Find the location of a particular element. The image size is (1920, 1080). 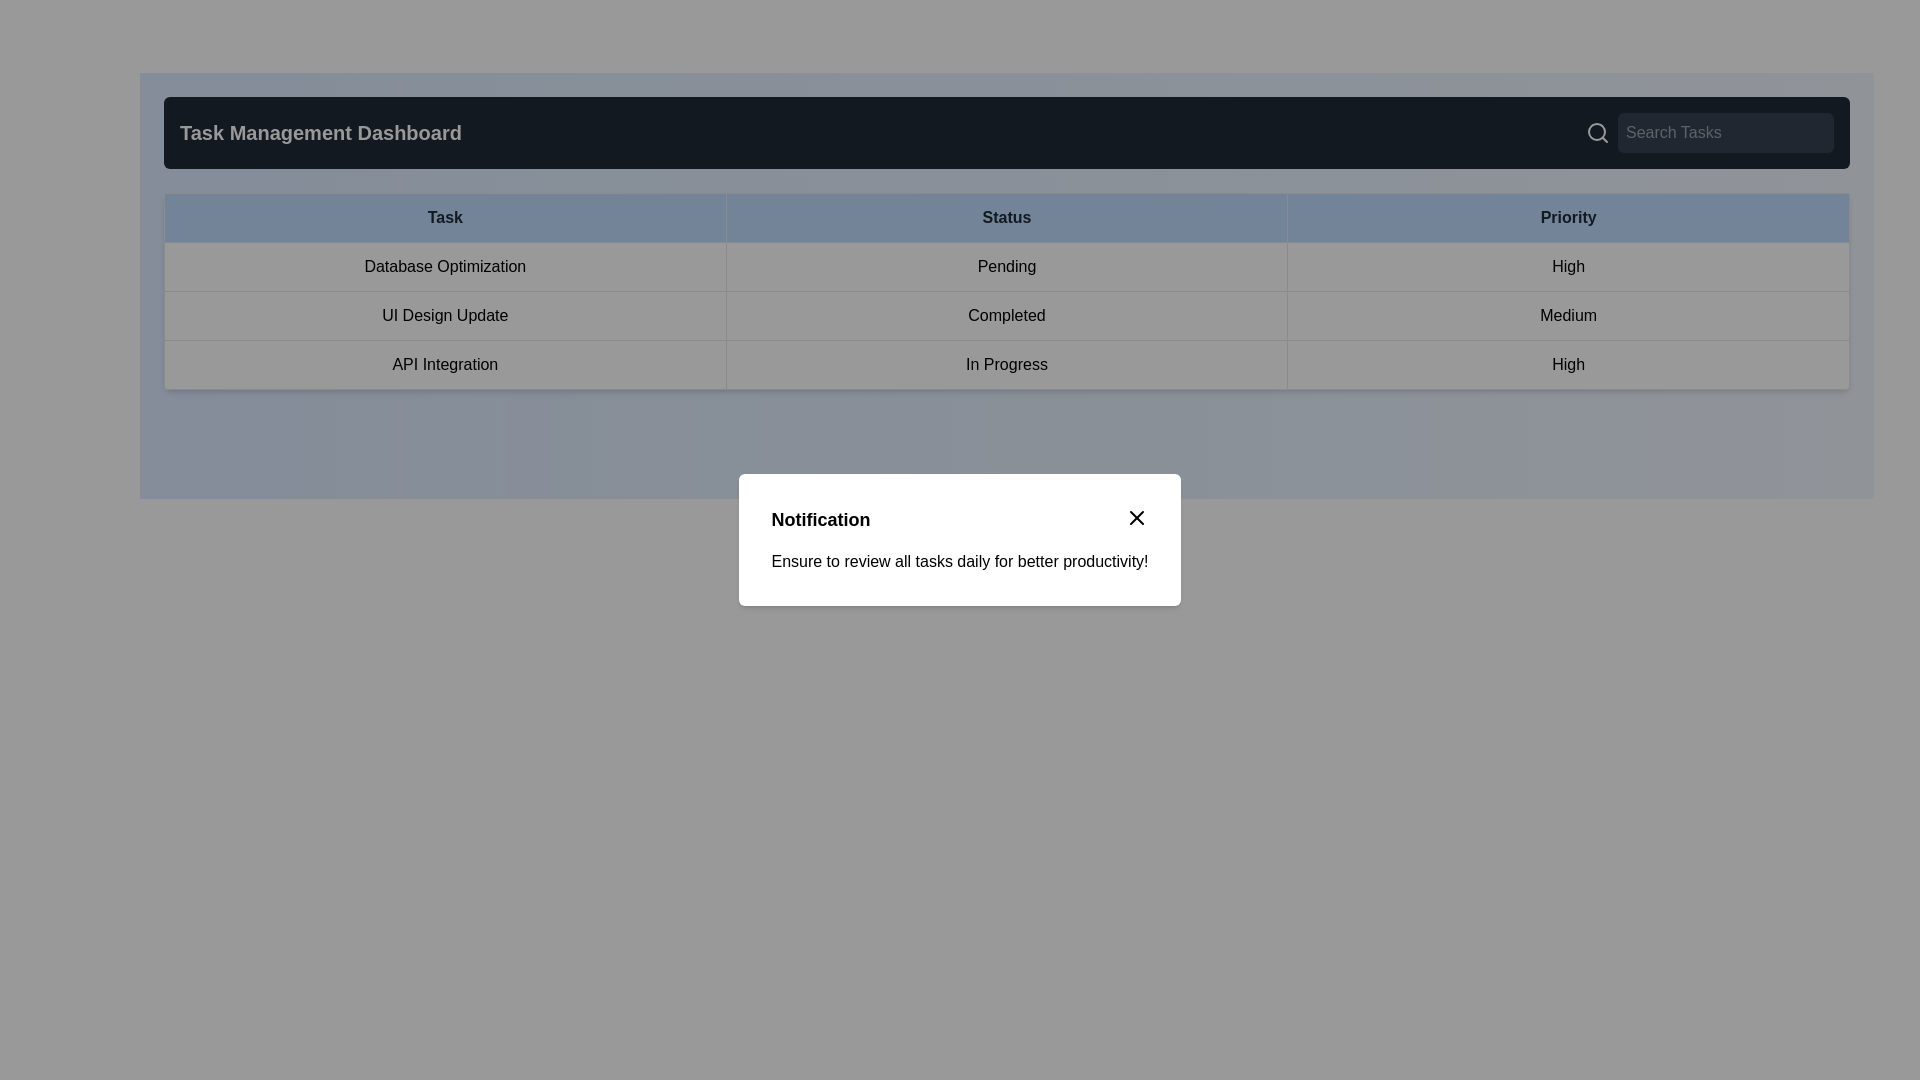

the 'Status' cell of the 'API Integration' task is located at coordinates (1007, 365).